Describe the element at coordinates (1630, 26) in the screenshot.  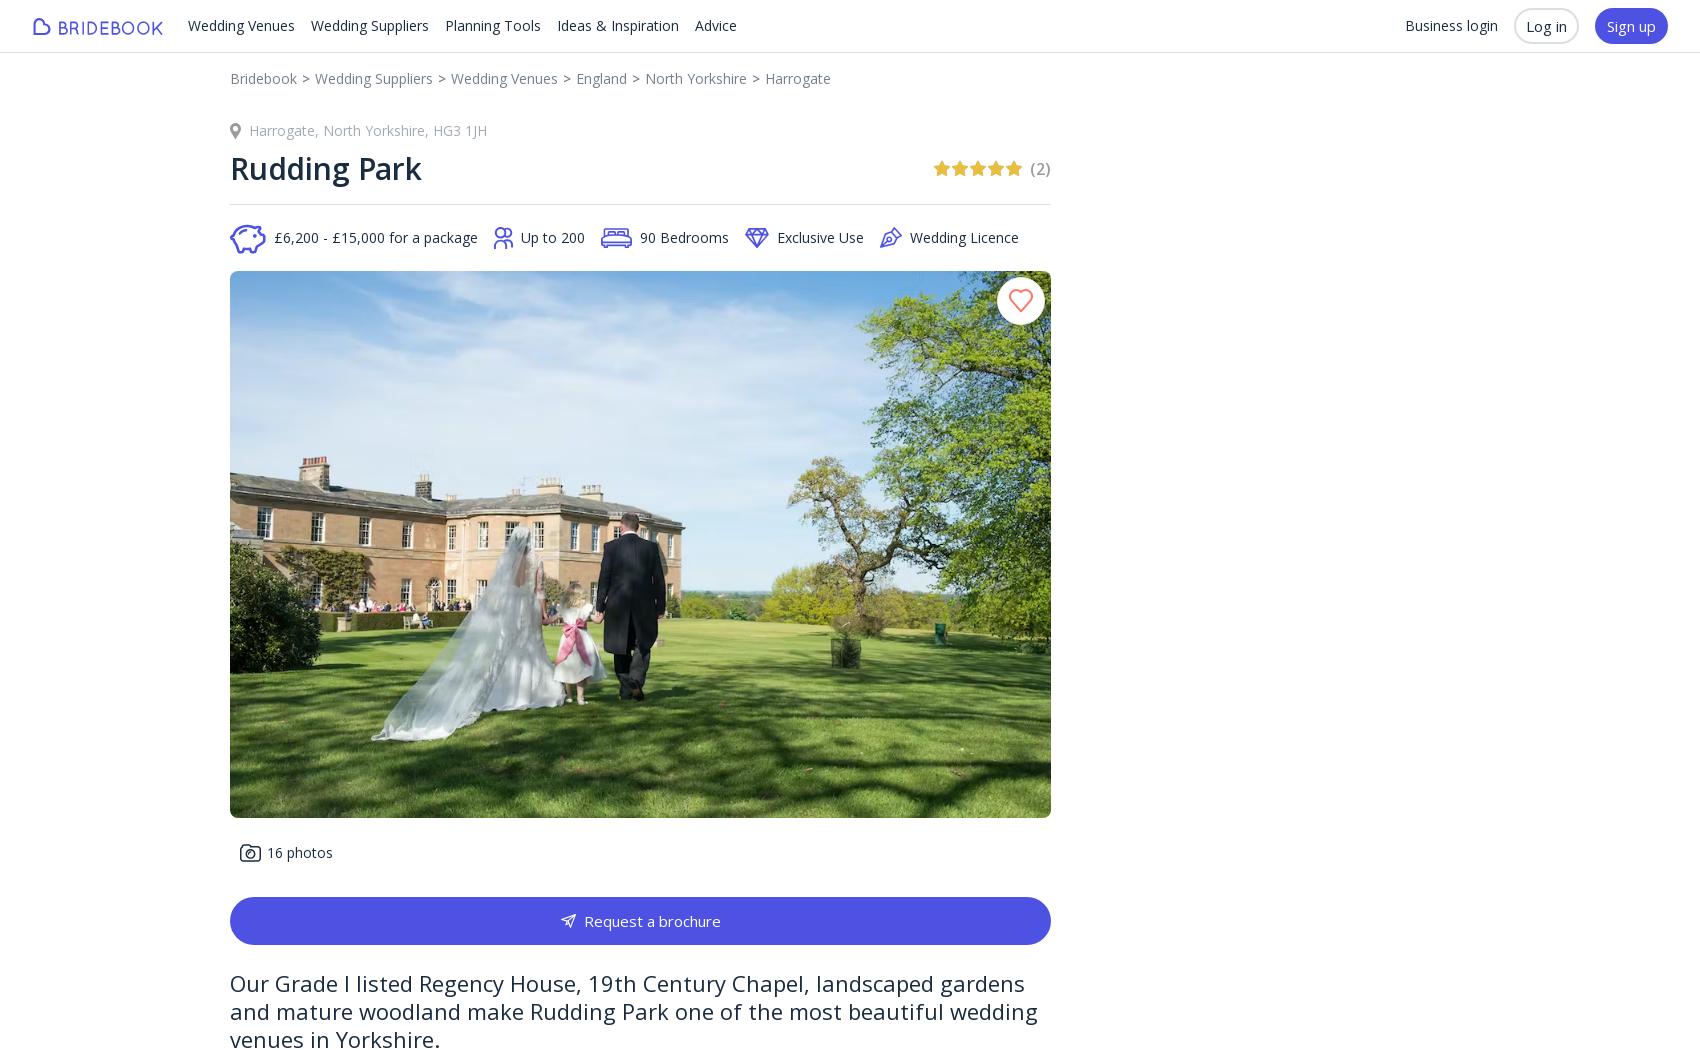
I see `'Sign up'` at that location.